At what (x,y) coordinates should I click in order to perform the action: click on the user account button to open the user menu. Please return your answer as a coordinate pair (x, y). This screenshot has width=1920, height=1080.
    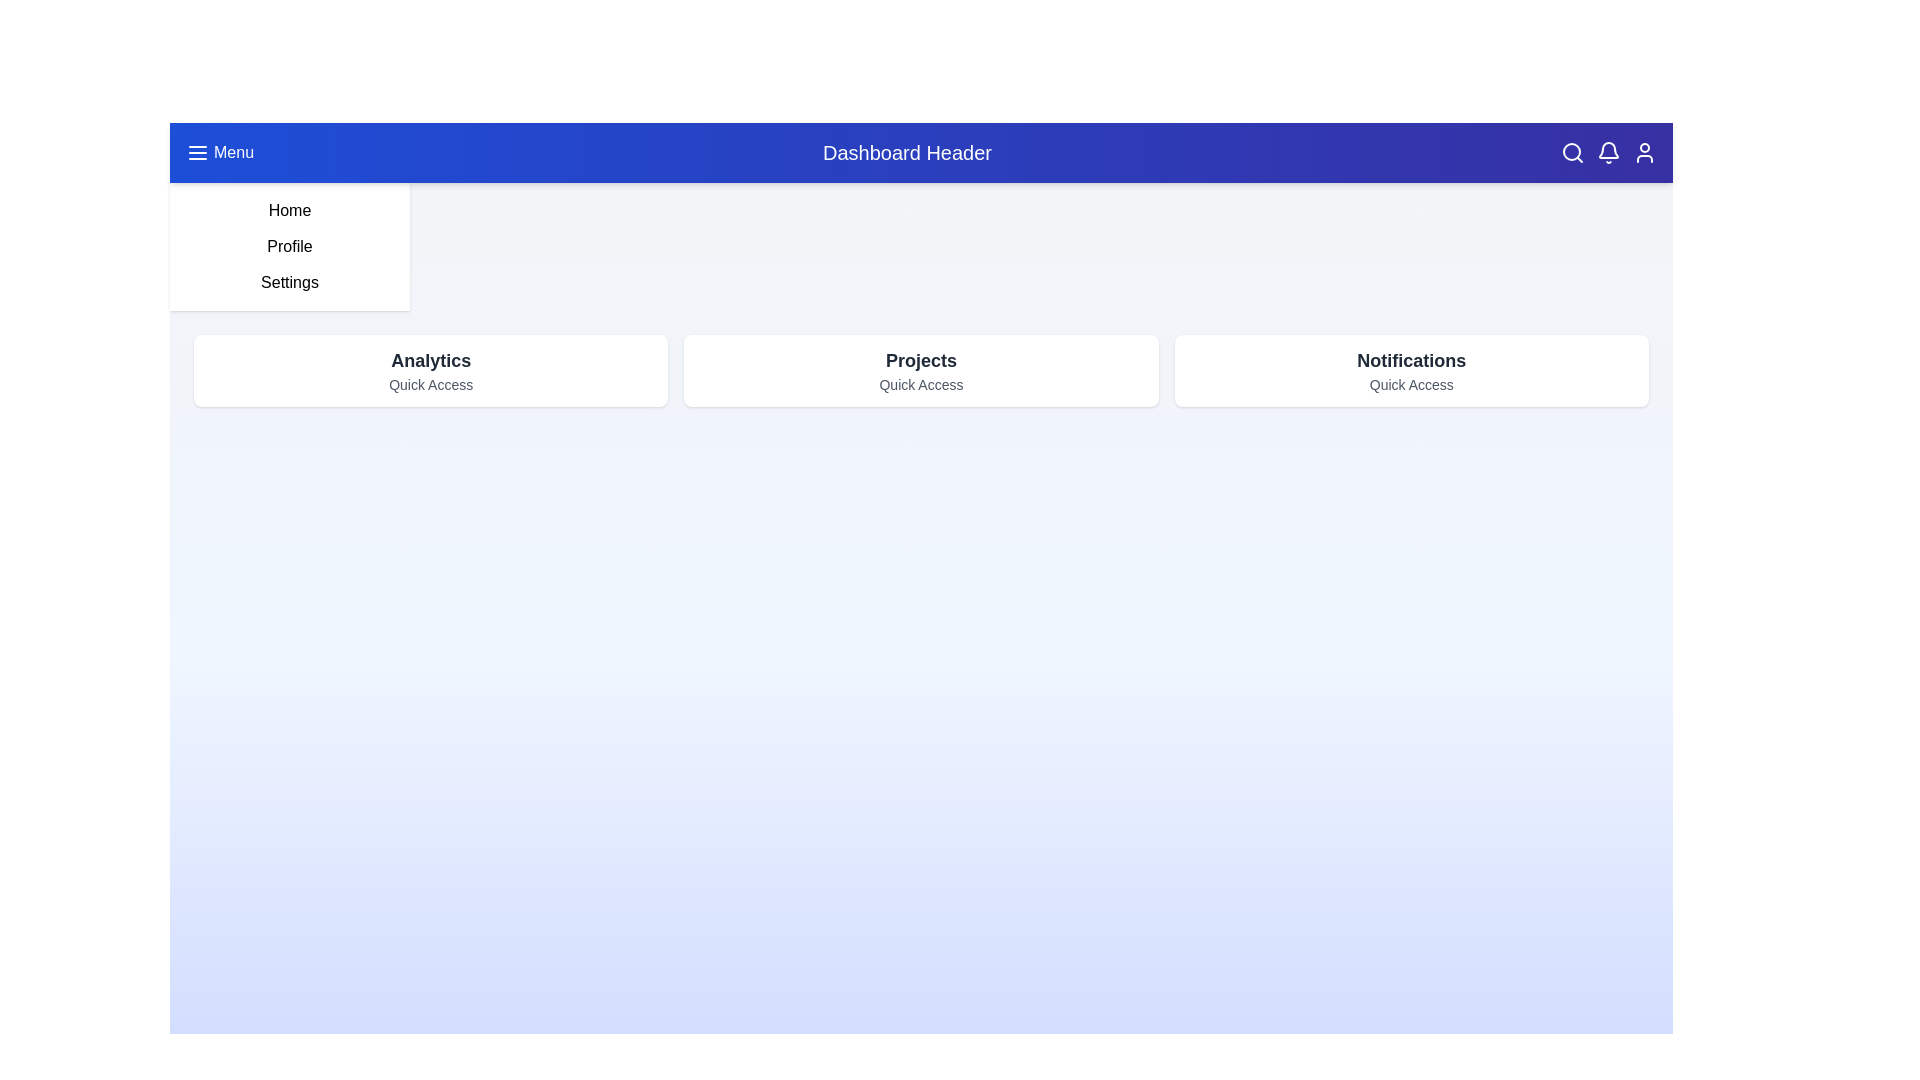
    Looking at the image, I should click on (1645, 152).